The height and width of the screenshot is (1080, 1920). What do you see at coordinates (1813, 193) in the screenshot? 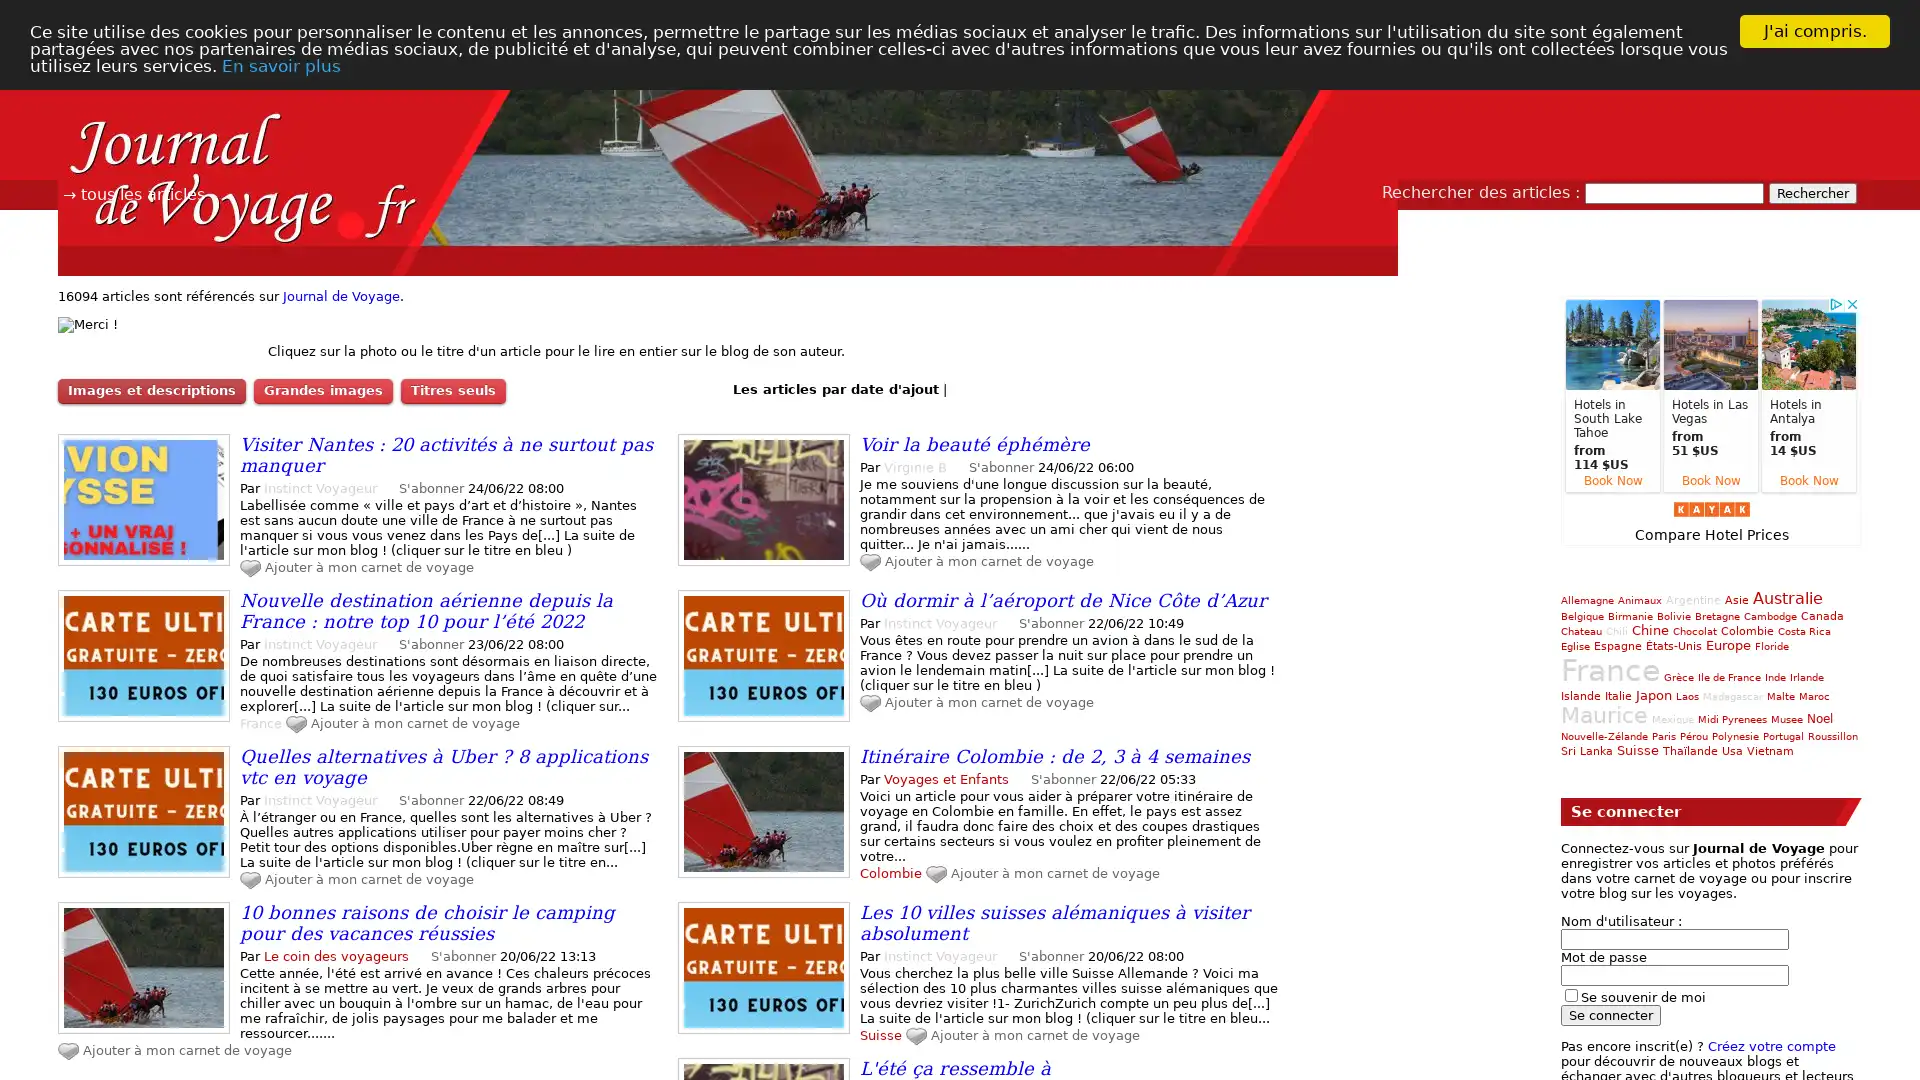
I see `Rechercher` at bounding box center [1813, 193].